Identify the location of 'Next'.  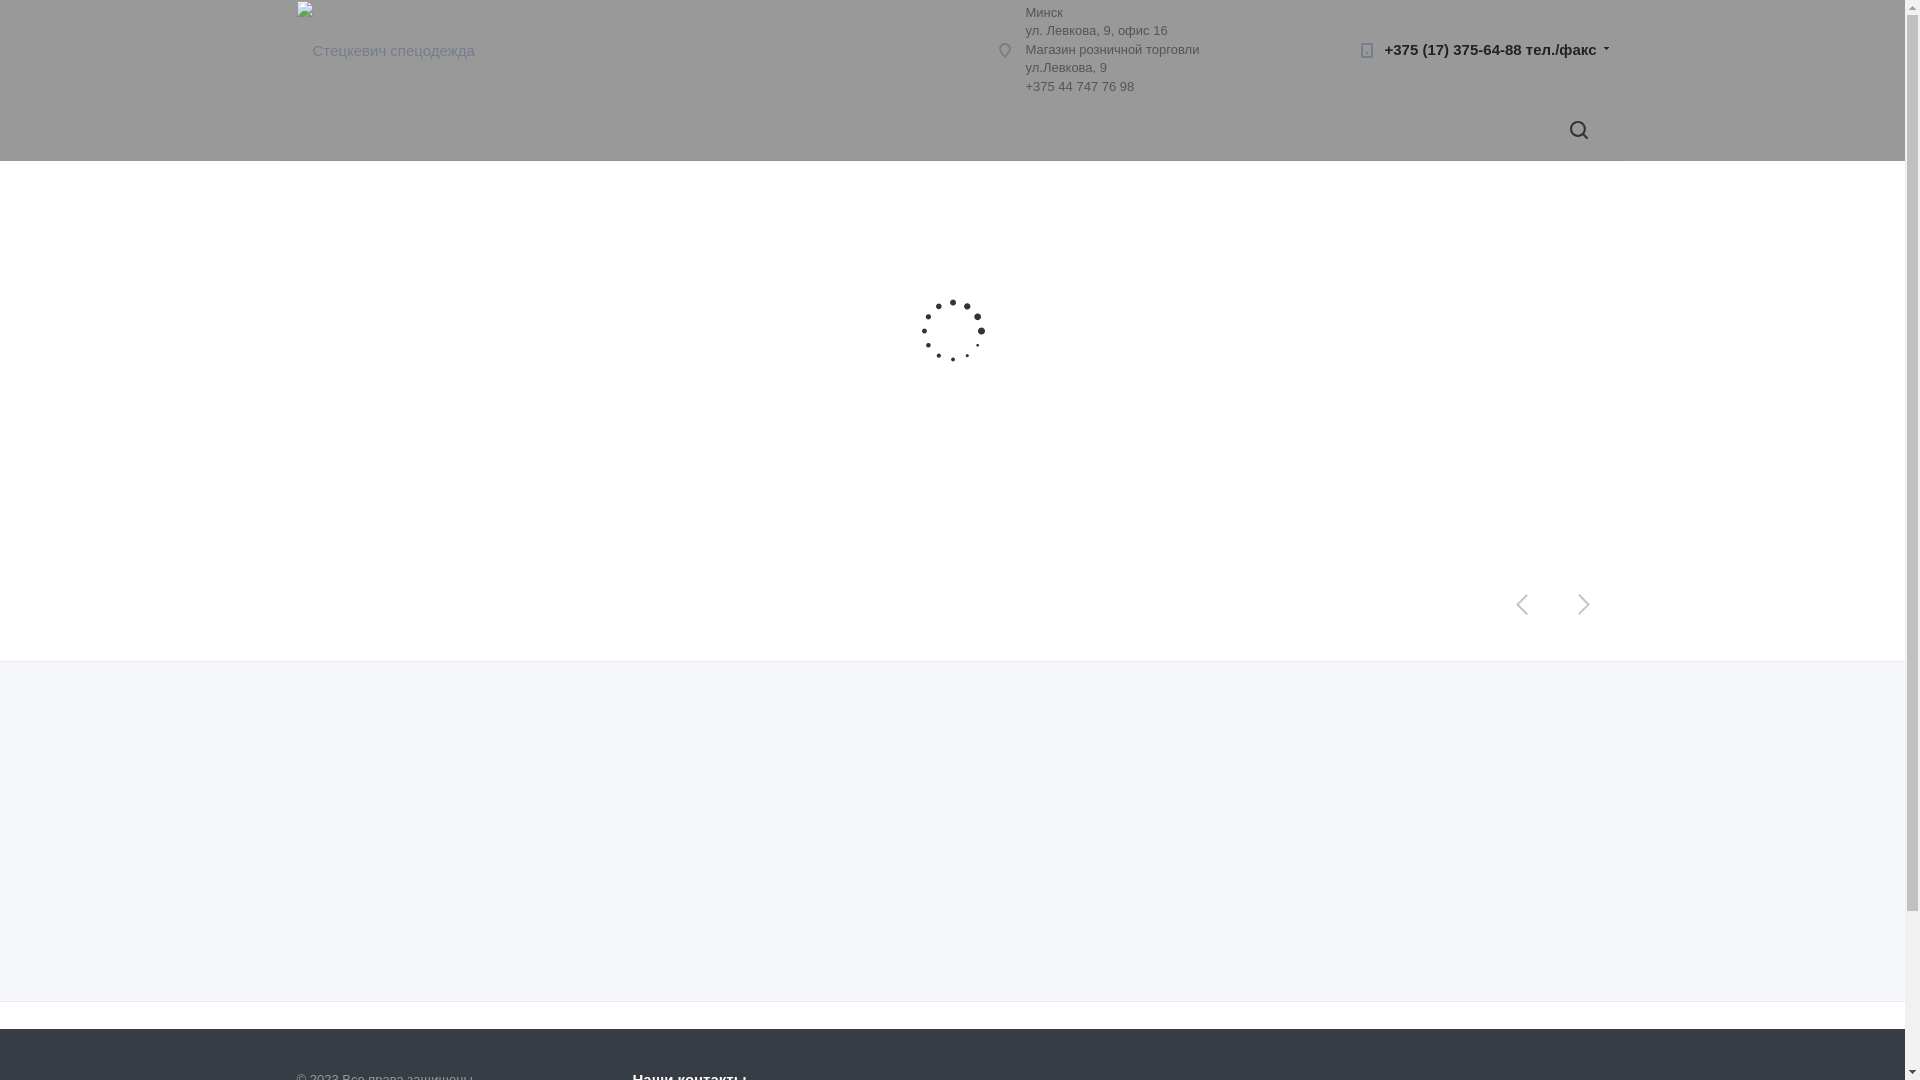
(1582, 603).